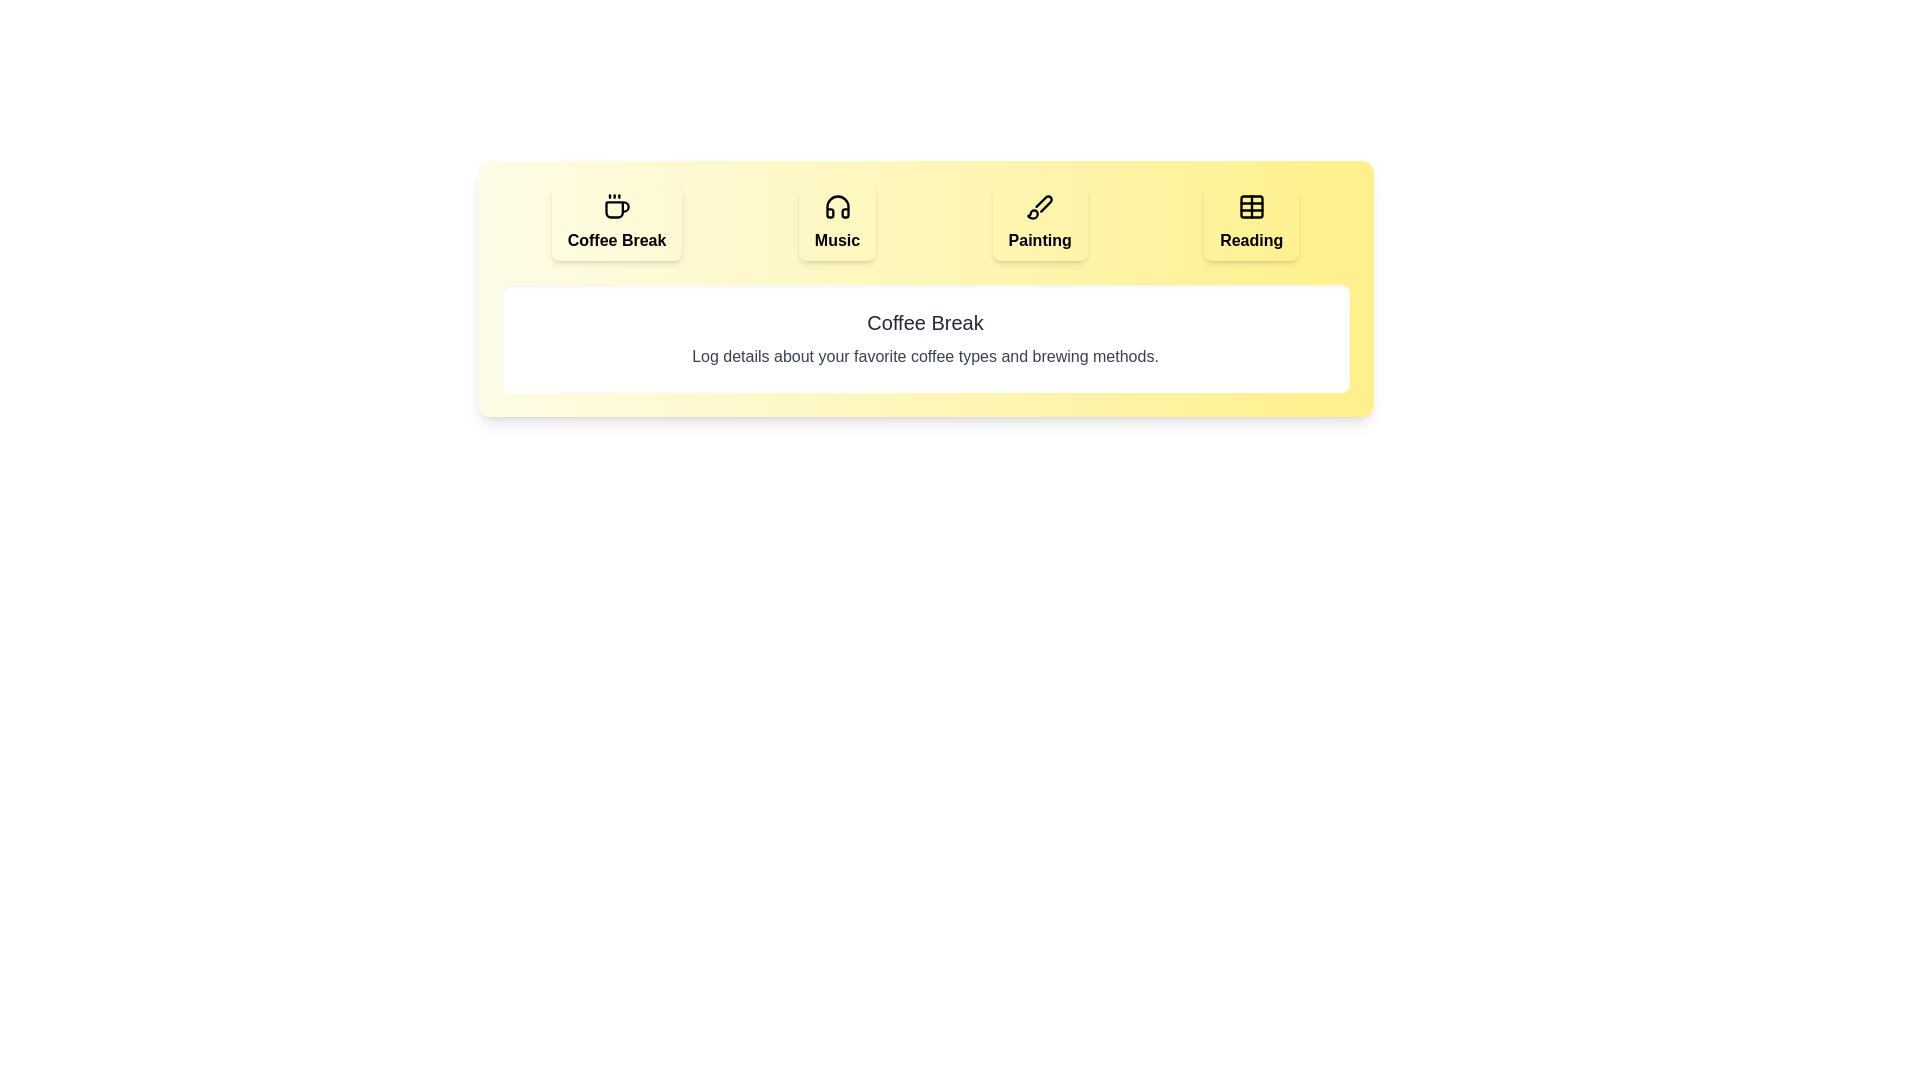  What do you see at coordinates (1250, 207) in the screenshot?
I see `the visual icon component indicating the status of the 'Reading' tab, which is located to the right of the 'Painting' tab in the top-right horizontal menu` at bounding box center [1250, 207].